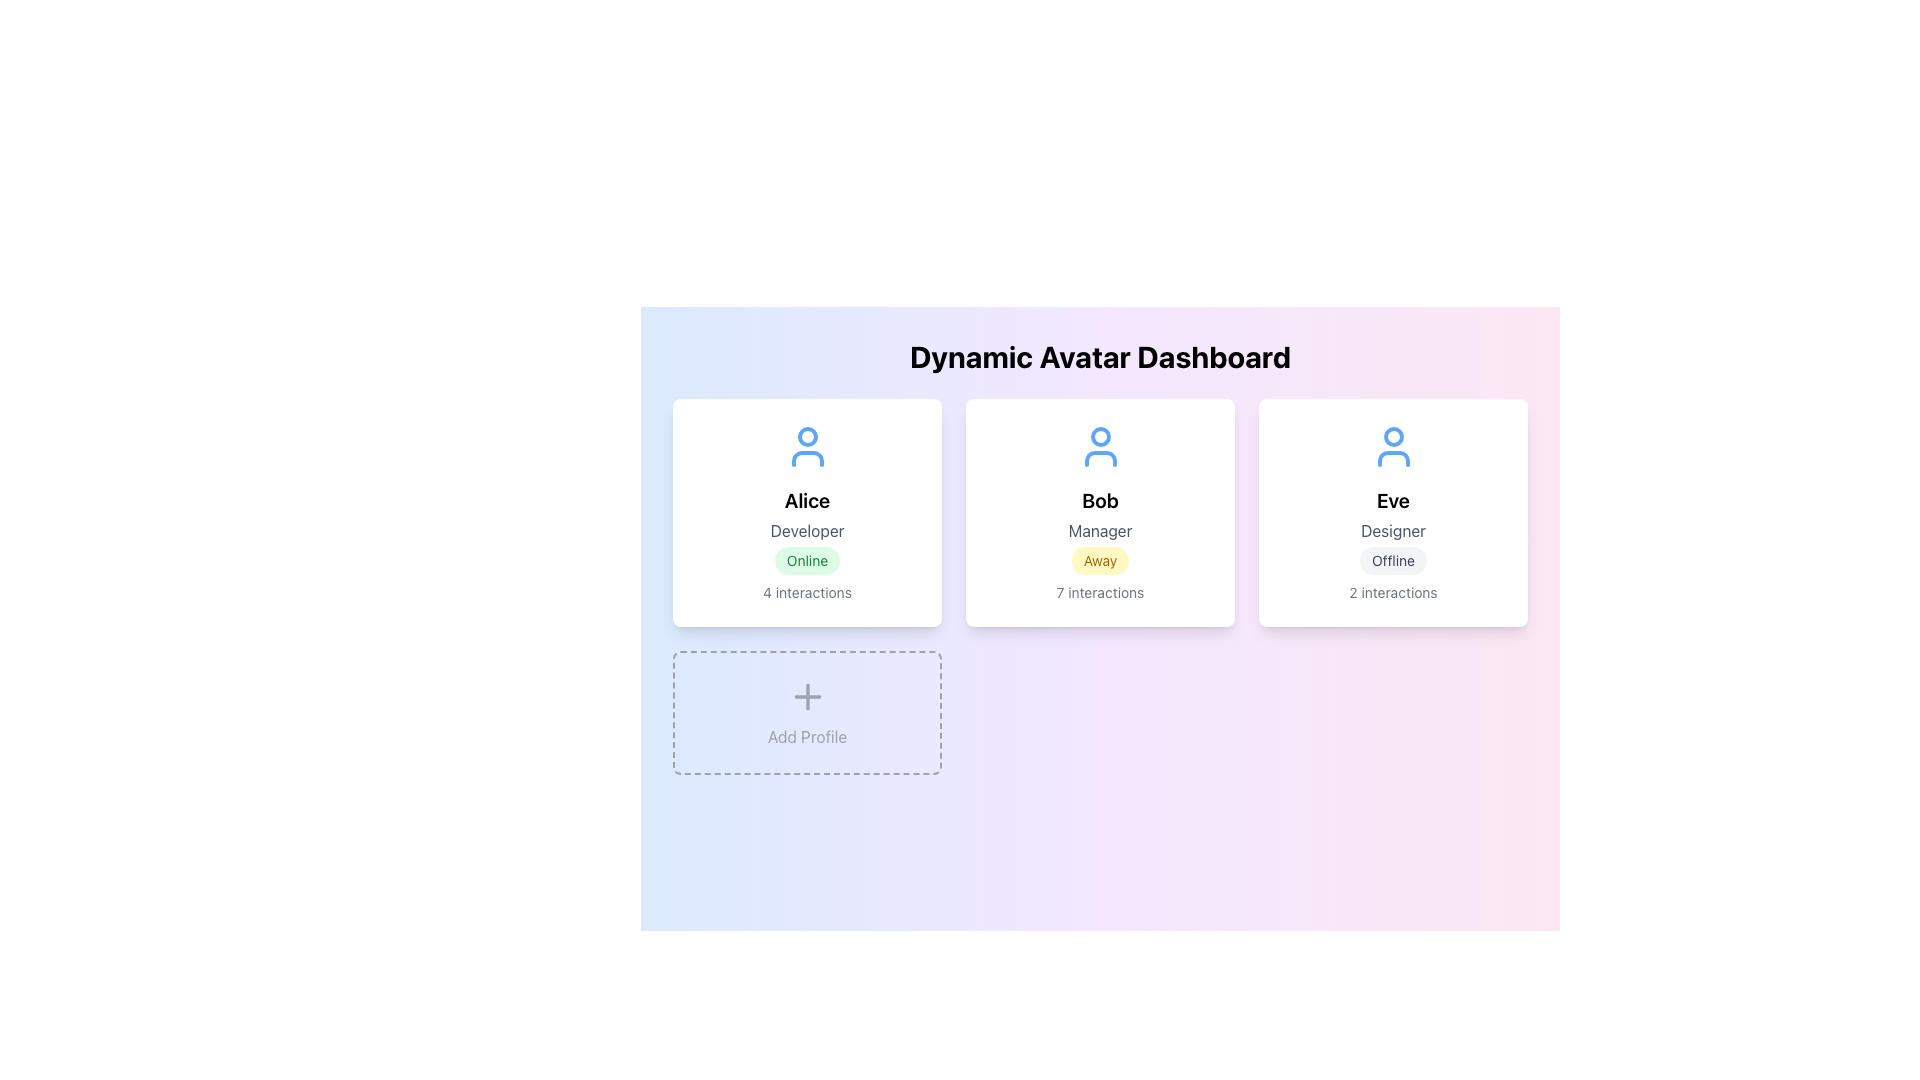 The height and width of the screenshot is (1080, 1920). What do you see at coordinates (807, 696) in the screenshot?
I see `the plus sign icon located within the dashed-bordered 'Add Profile' box to initiate adding a new profile` at bounding box center [807, 696].